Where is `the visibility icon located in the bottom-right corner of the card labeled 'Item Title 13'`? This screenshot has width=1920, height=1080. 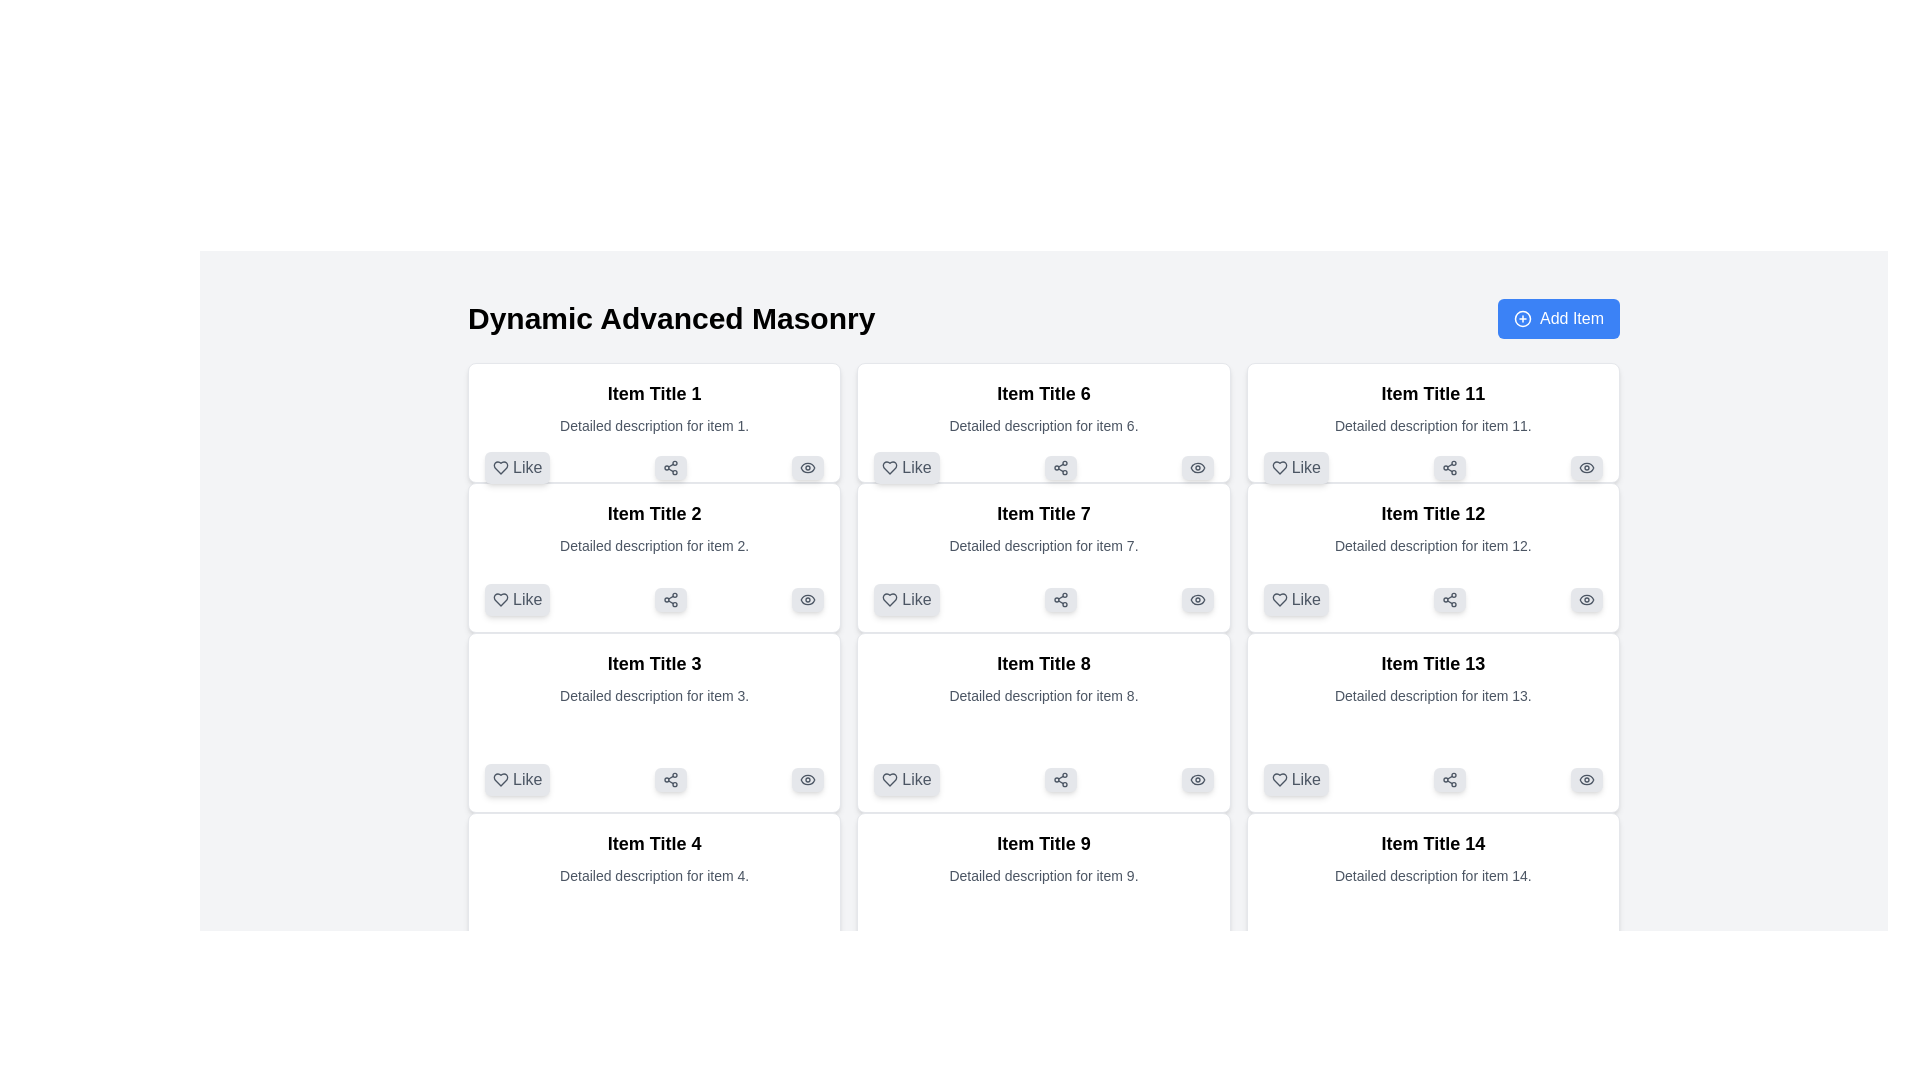 the visibility icon located in the bottom-right corner of the card labeled 'Item Title 13' is located at coordinates (1586, 778).